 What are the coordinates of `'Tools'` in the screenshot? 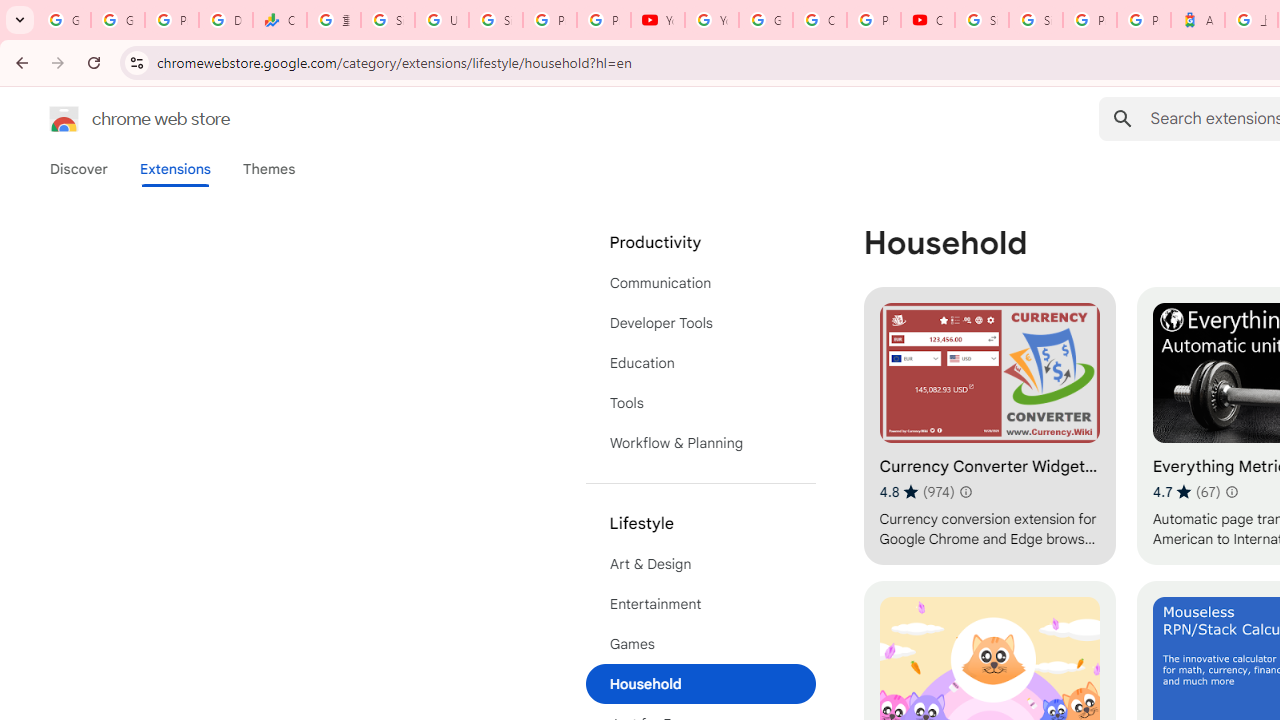 It's located at (700, 403).